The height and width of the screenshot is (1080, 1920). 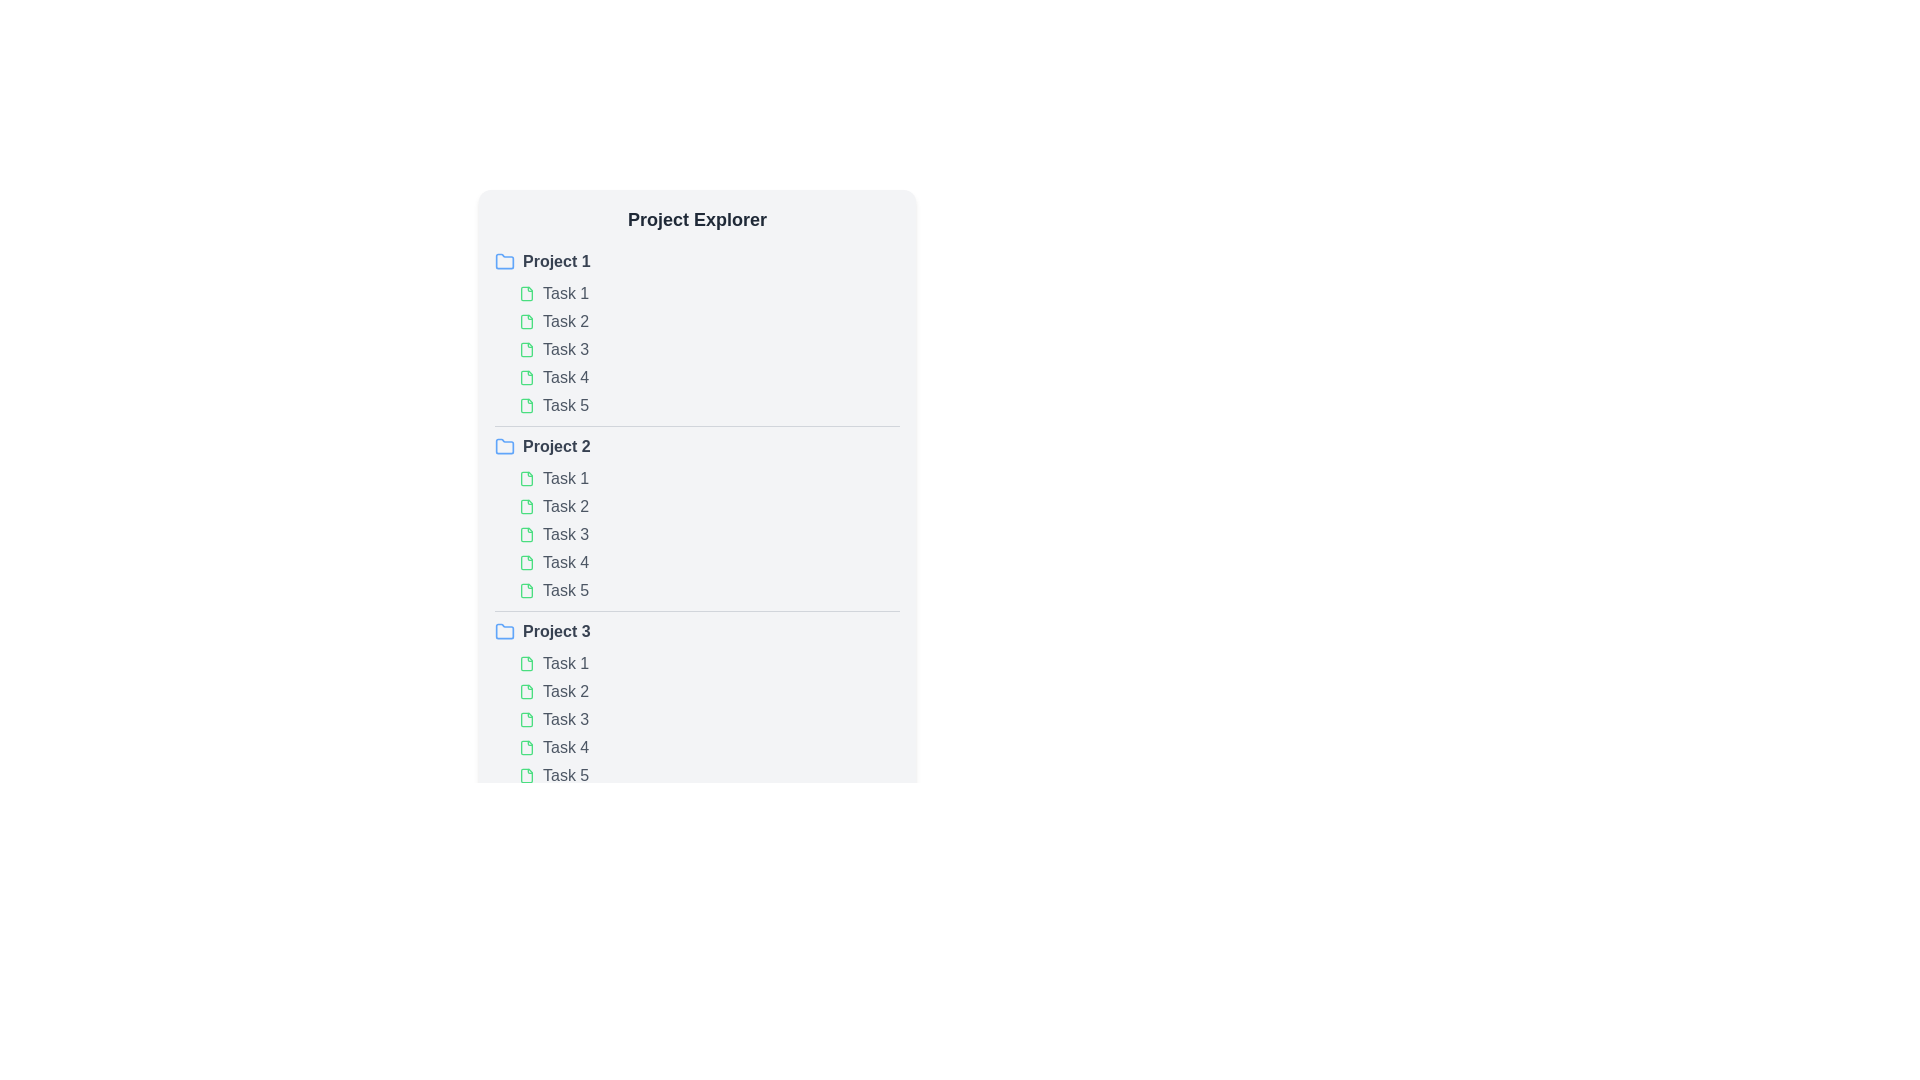 I want to click on the text label representing a task item in the project management interface, so click(x=565, y=293).